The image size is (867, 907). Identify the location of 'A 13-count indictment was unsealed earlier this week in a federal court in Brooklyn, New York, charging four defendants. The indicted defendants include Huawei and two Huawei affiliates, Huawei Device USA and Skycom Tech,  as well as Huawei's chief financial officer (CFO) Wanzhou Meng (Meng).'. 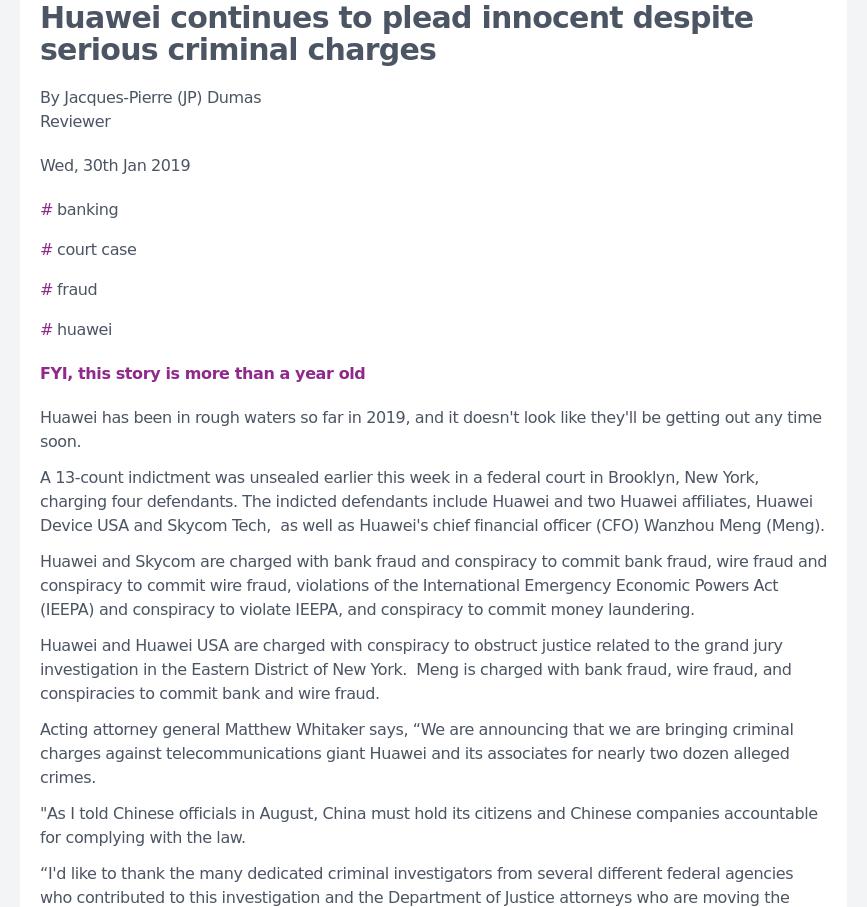
(432, 499).